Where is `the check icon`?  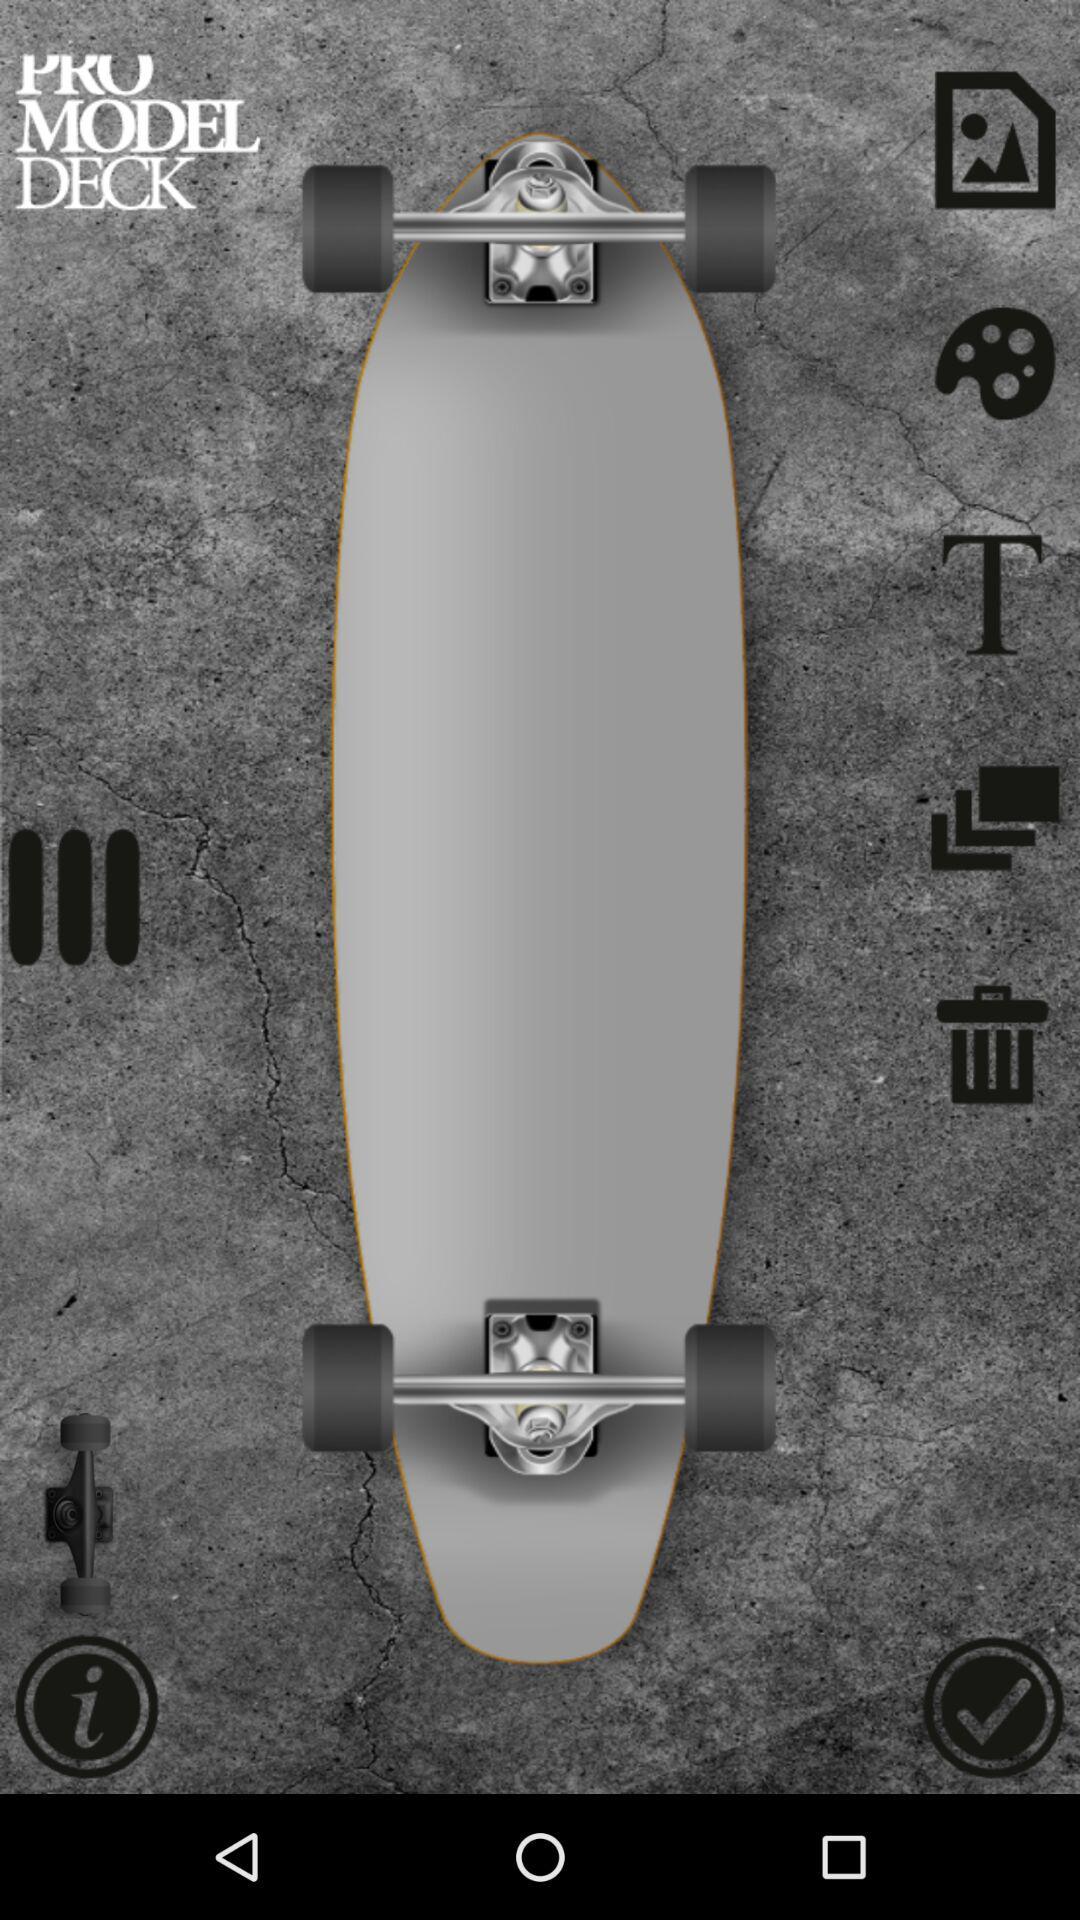
the check icon is located at coordinates (992, 1826).